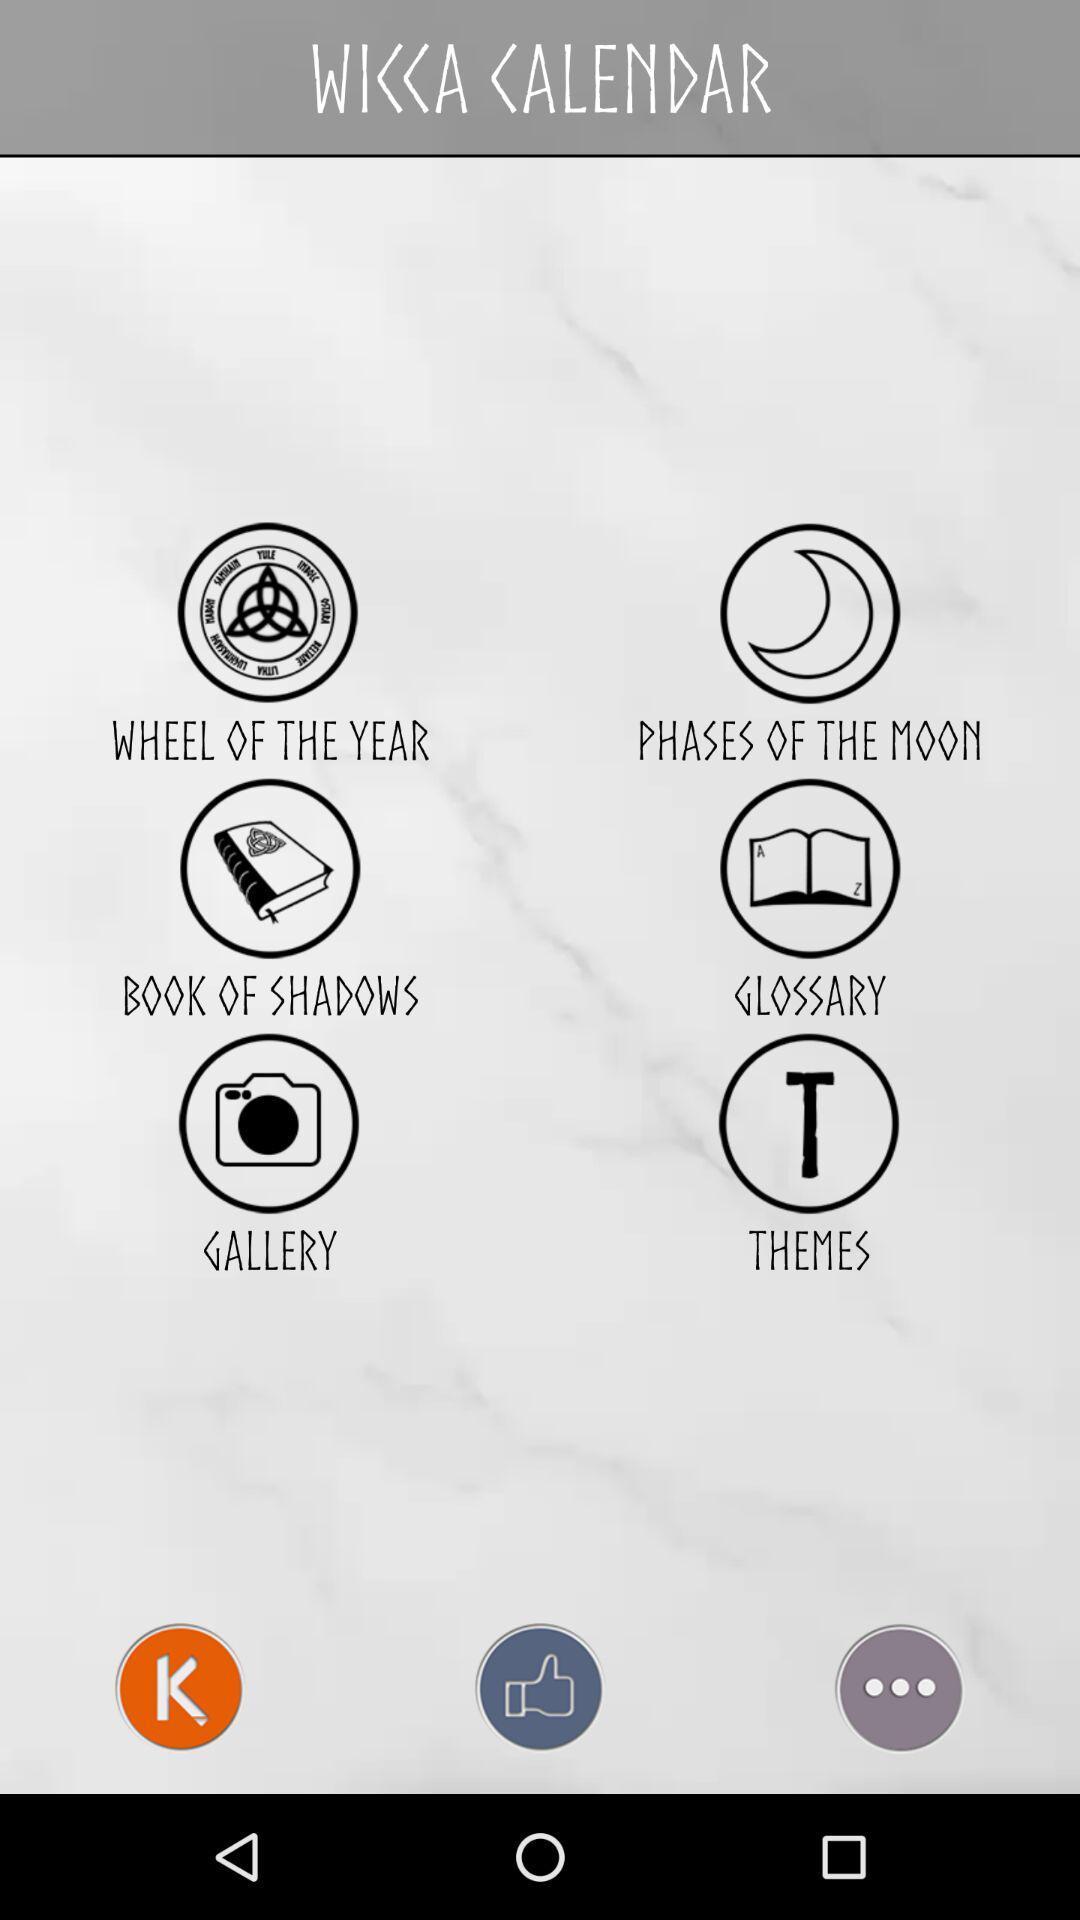  What do you see at coordinates (898, 1687) in the screenshot?
I see `more pages` at bounding box center [898, 1687].